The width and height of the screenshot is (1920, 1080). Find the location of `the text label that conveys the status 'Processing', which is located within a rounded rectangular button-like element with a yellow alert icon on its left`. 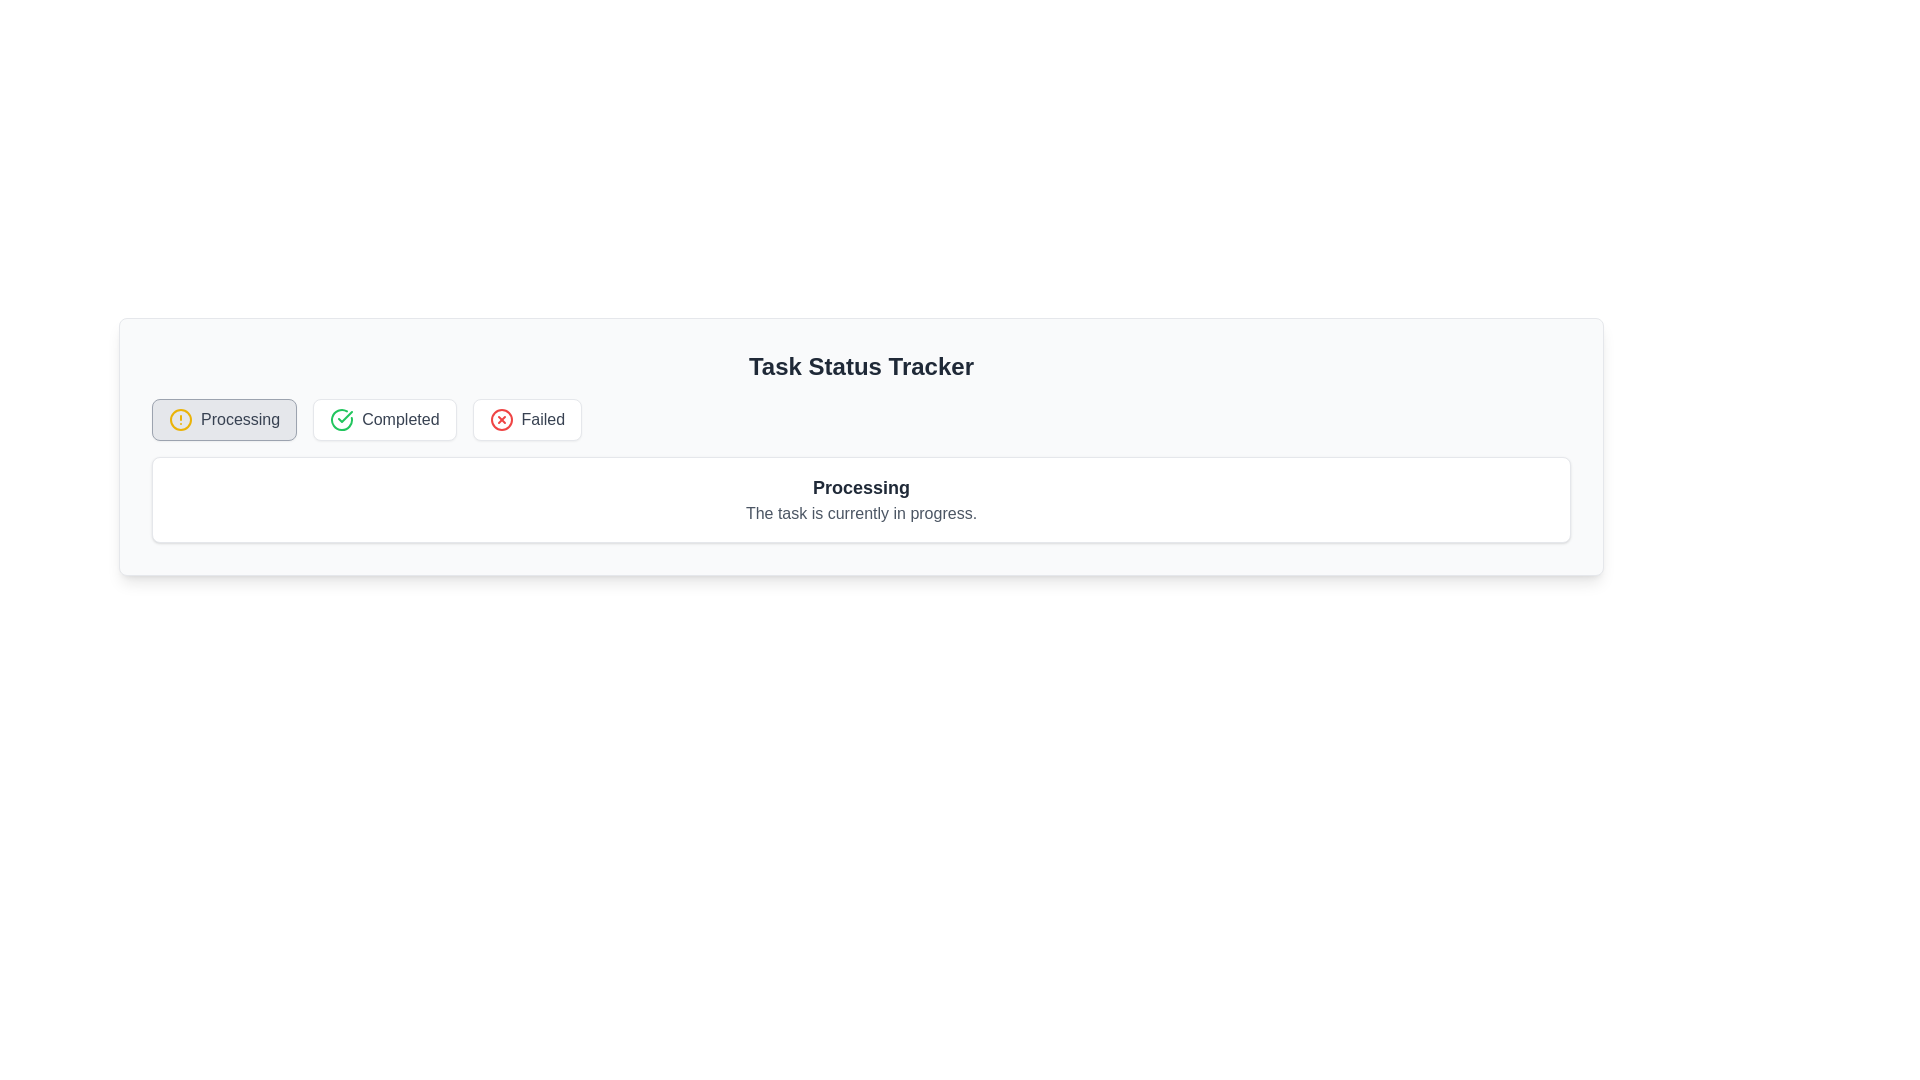

the text label that conveys the status 'Processing', which is located within a rounded rectangular button-like element with a yellow alert icon on its left is located at coordinates (240, 419).